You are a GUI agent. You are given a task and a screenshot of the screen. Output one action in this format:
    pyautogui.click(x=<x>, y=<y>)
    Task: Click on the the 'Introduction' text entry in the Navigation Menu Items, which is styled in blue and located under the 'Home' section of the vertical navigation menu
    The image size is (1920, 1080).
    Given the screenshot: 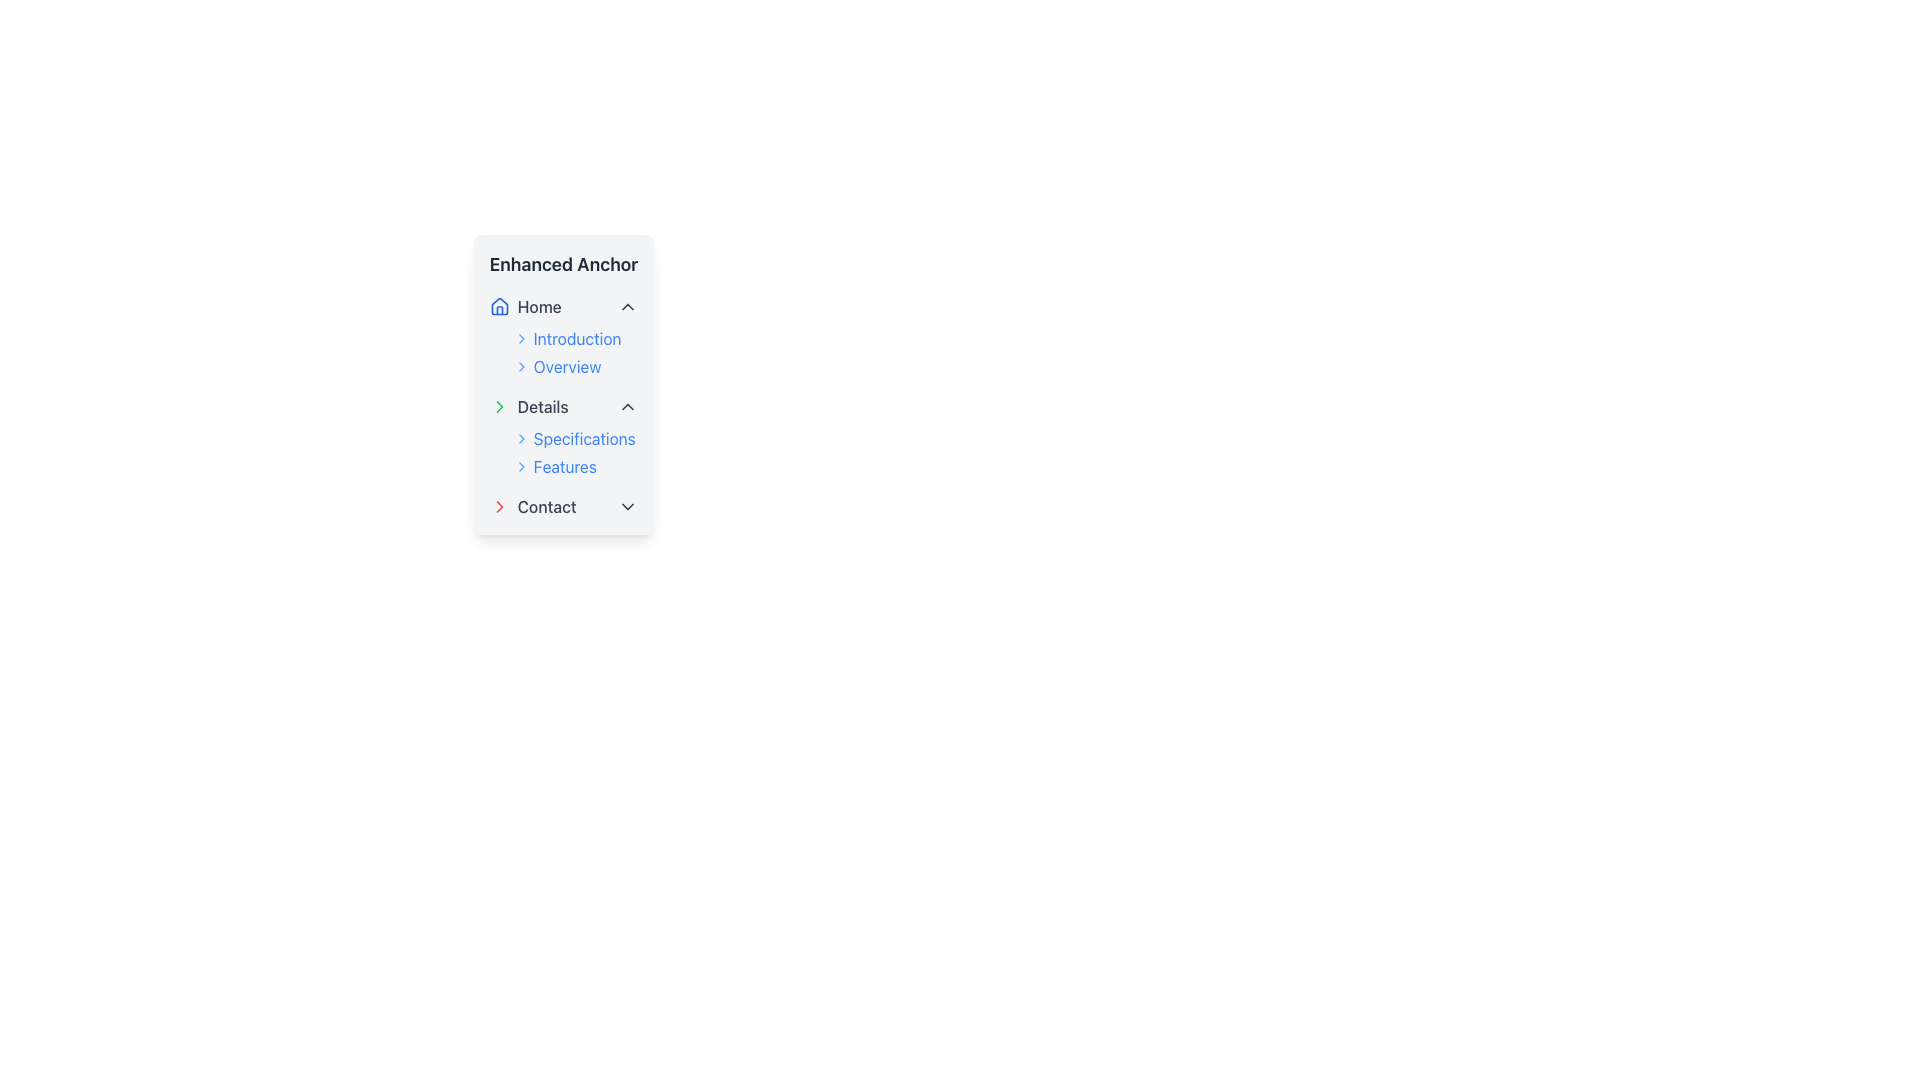 What is the action you would take?
    pyautogui.click(x=575, y=352)
    